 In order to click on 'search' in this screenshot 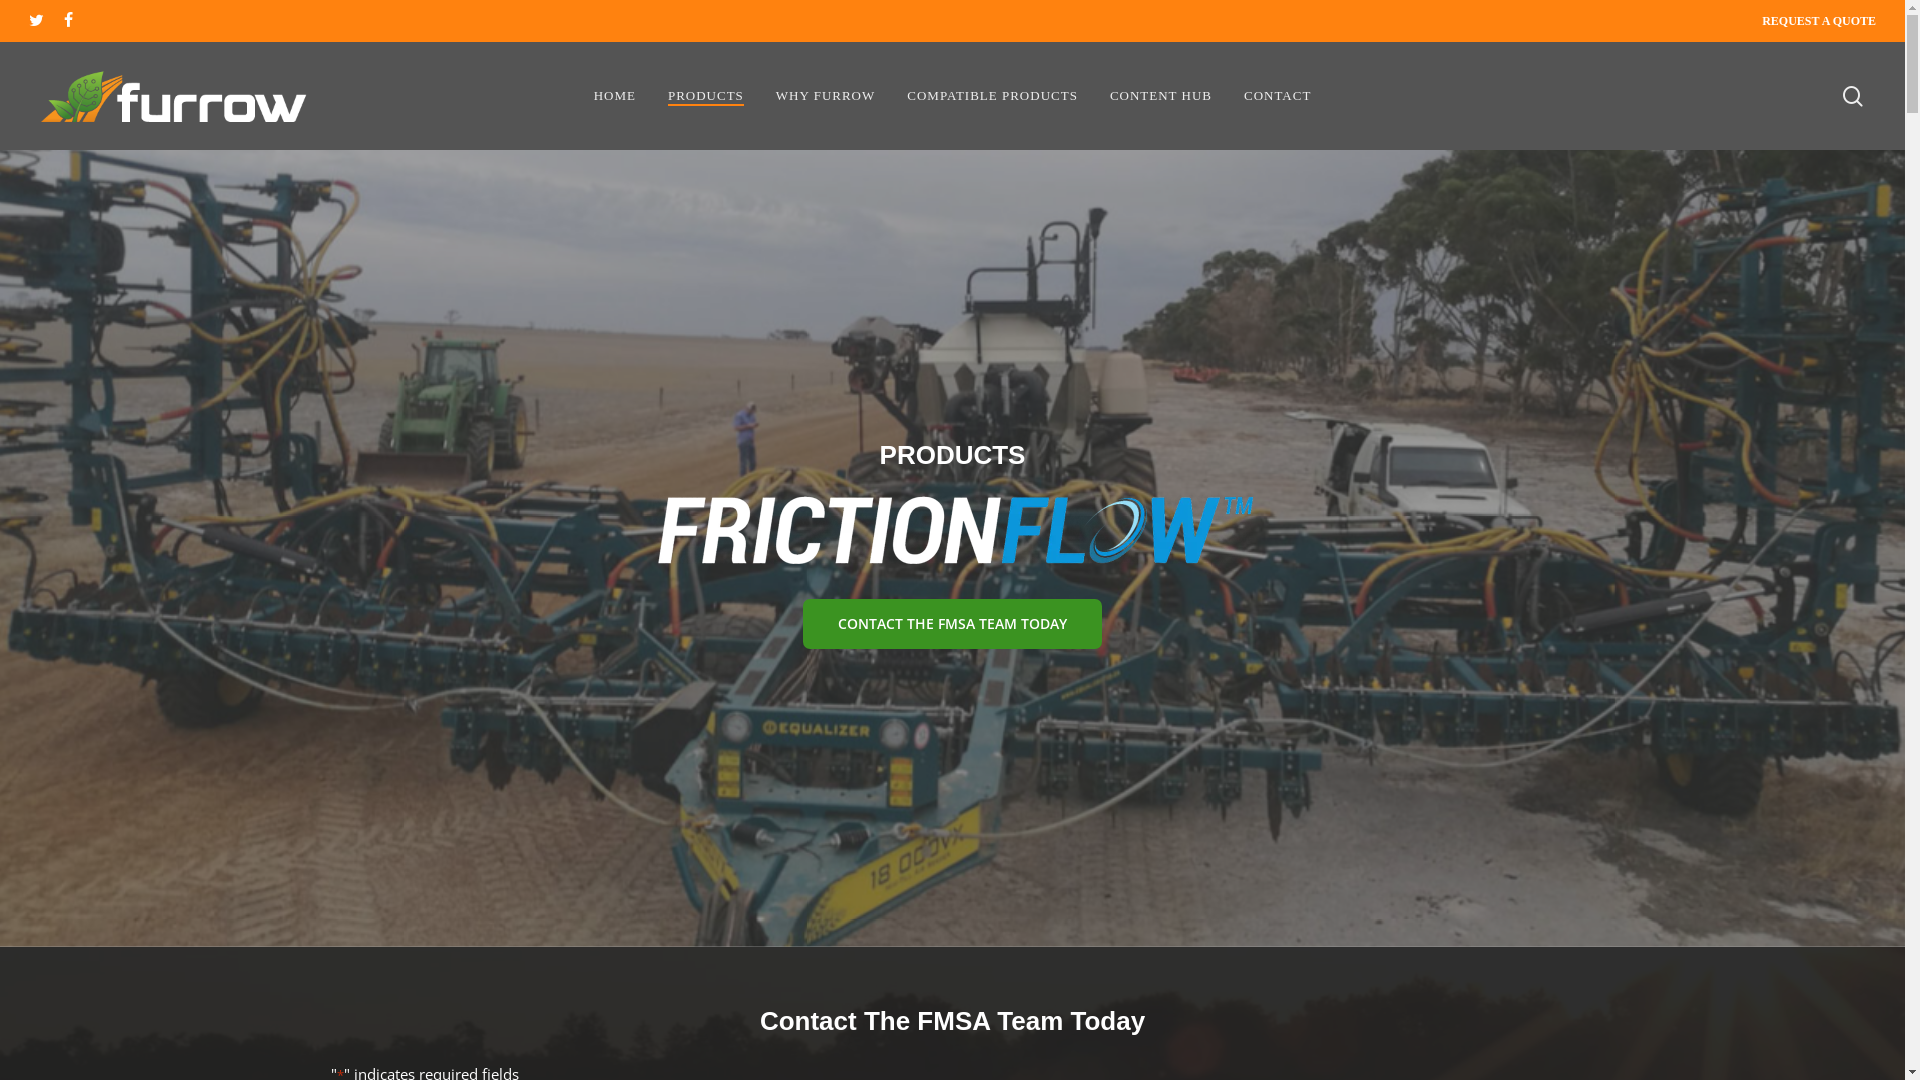, I will do `click(1840, 96)`.